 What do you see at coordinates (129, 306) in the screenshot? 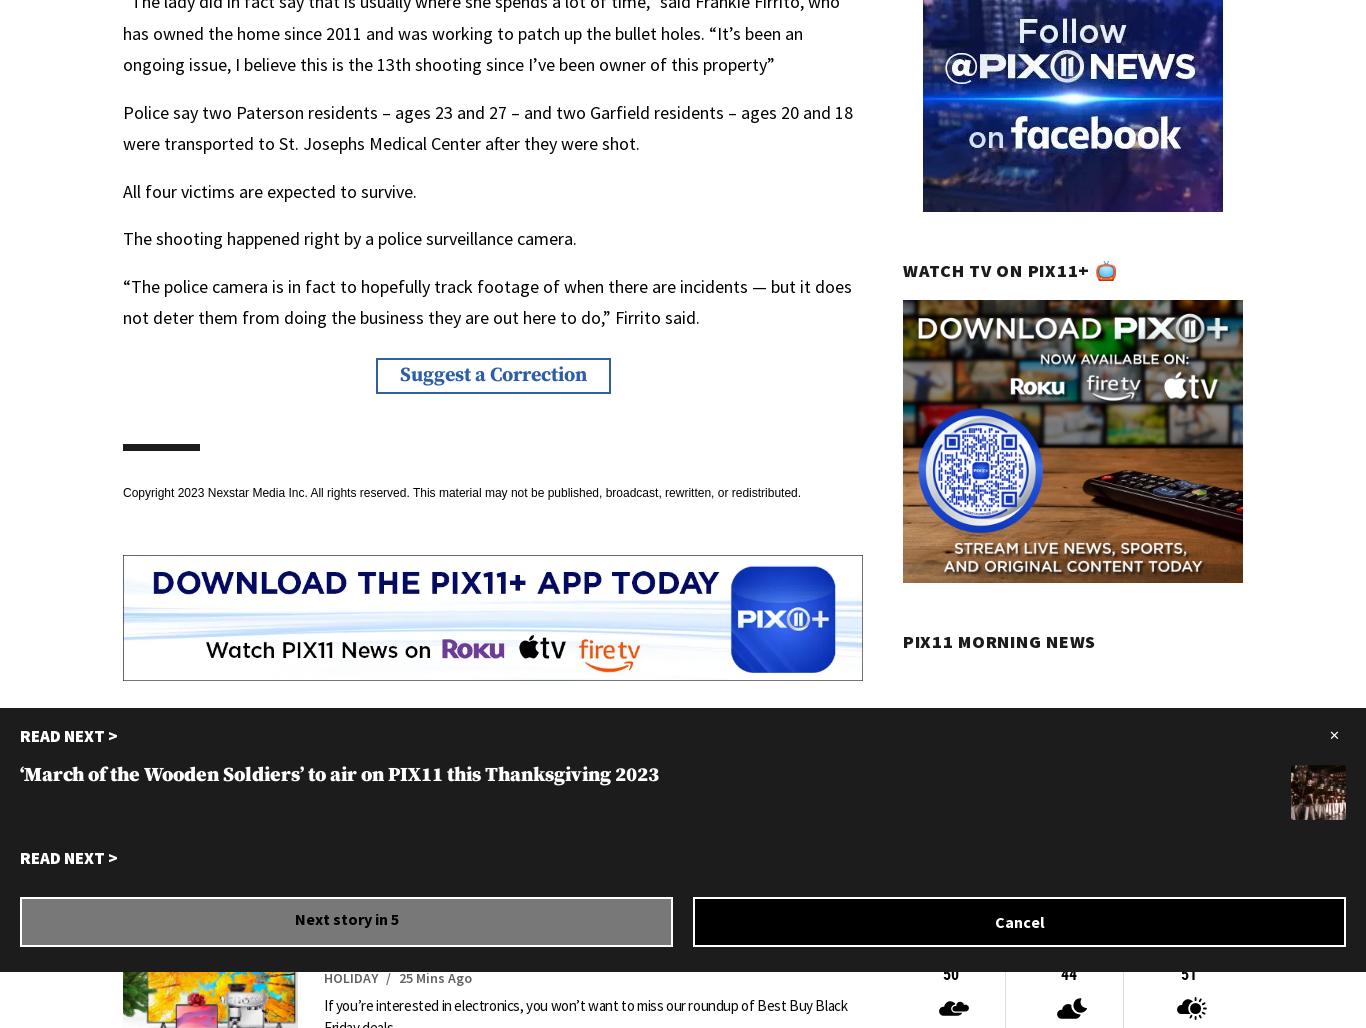
I see `'Great gift ideas that are on Josh McBride’s Black …'` at bounding box center [129, 306].